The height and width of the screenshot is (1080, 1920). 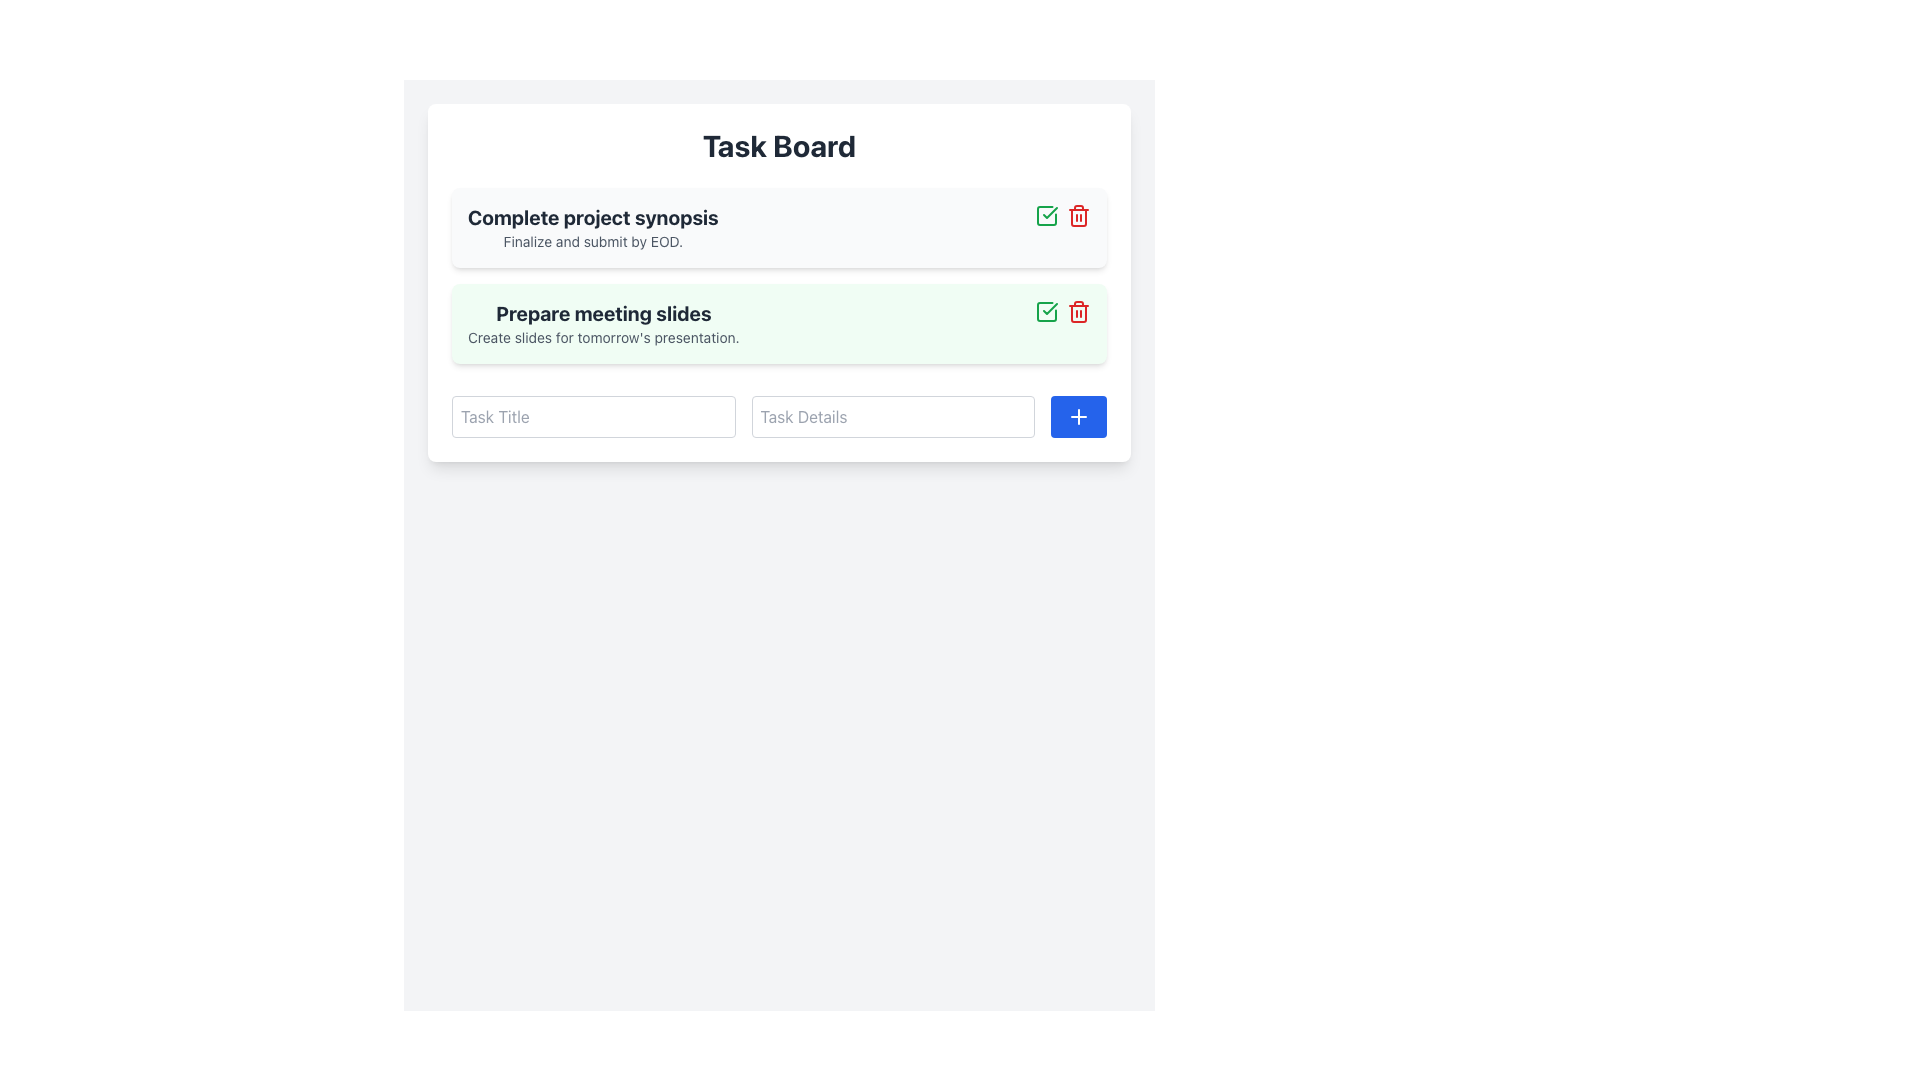 What do you see at coordinates (592, 226) in the screenshot?
I see `the text block containing the main heading 'Complete project synopsis' and the subtitle 'Finalize and submit by EOD.'` at bounding box center [592, 226].